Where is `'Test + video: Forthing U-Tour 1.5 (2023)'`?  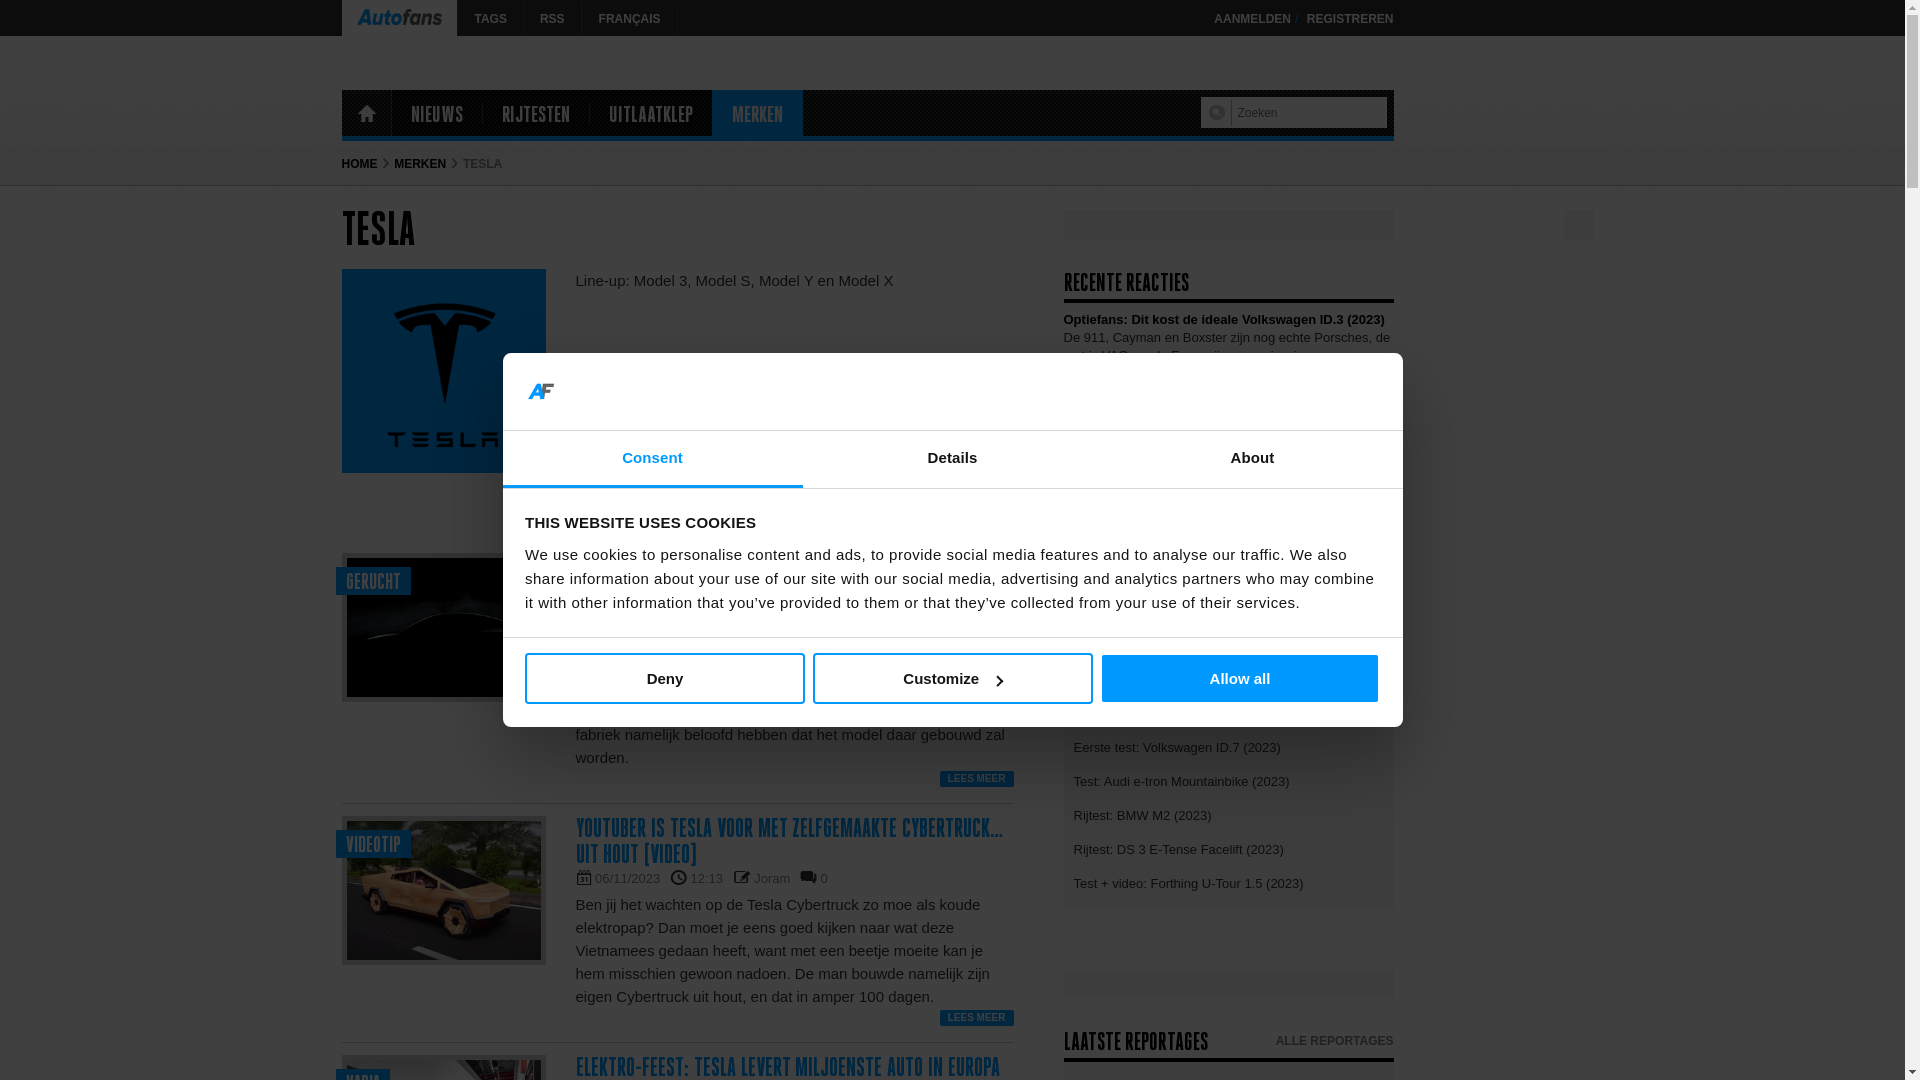
'Test + video: Forthing U-Tour 1.5 (2023)' is located at coordinates (1227, 881).